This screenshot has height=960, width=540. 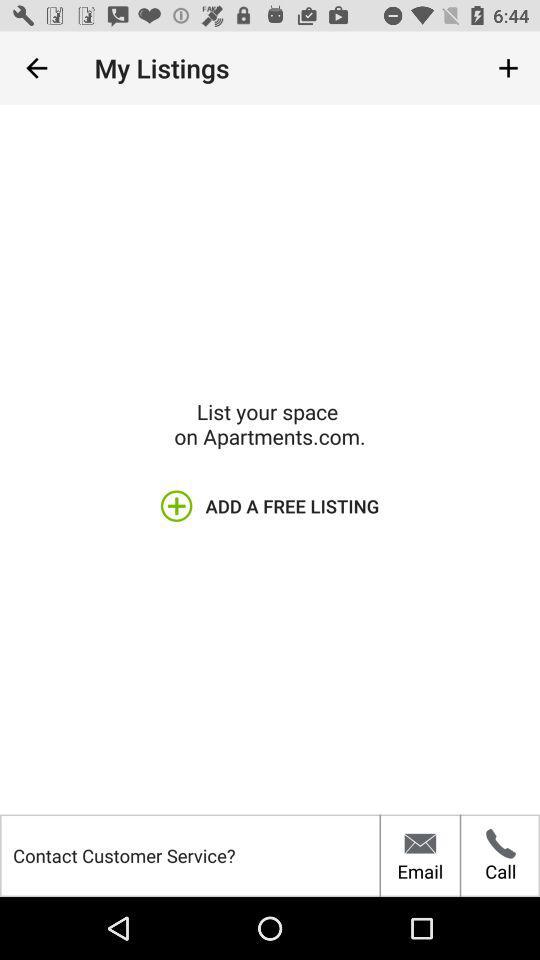 I want to click on the call icon, so click(x=499, y=854).